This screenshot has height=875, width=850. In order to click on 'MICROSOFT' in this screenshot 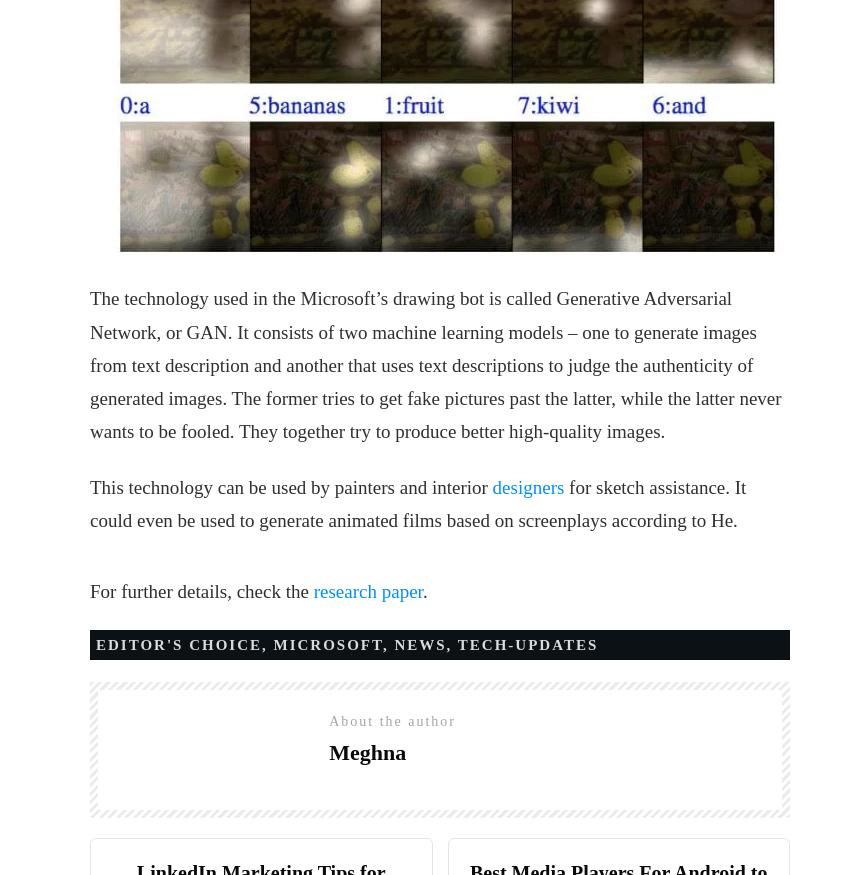, I will do `click(327, 643)`.